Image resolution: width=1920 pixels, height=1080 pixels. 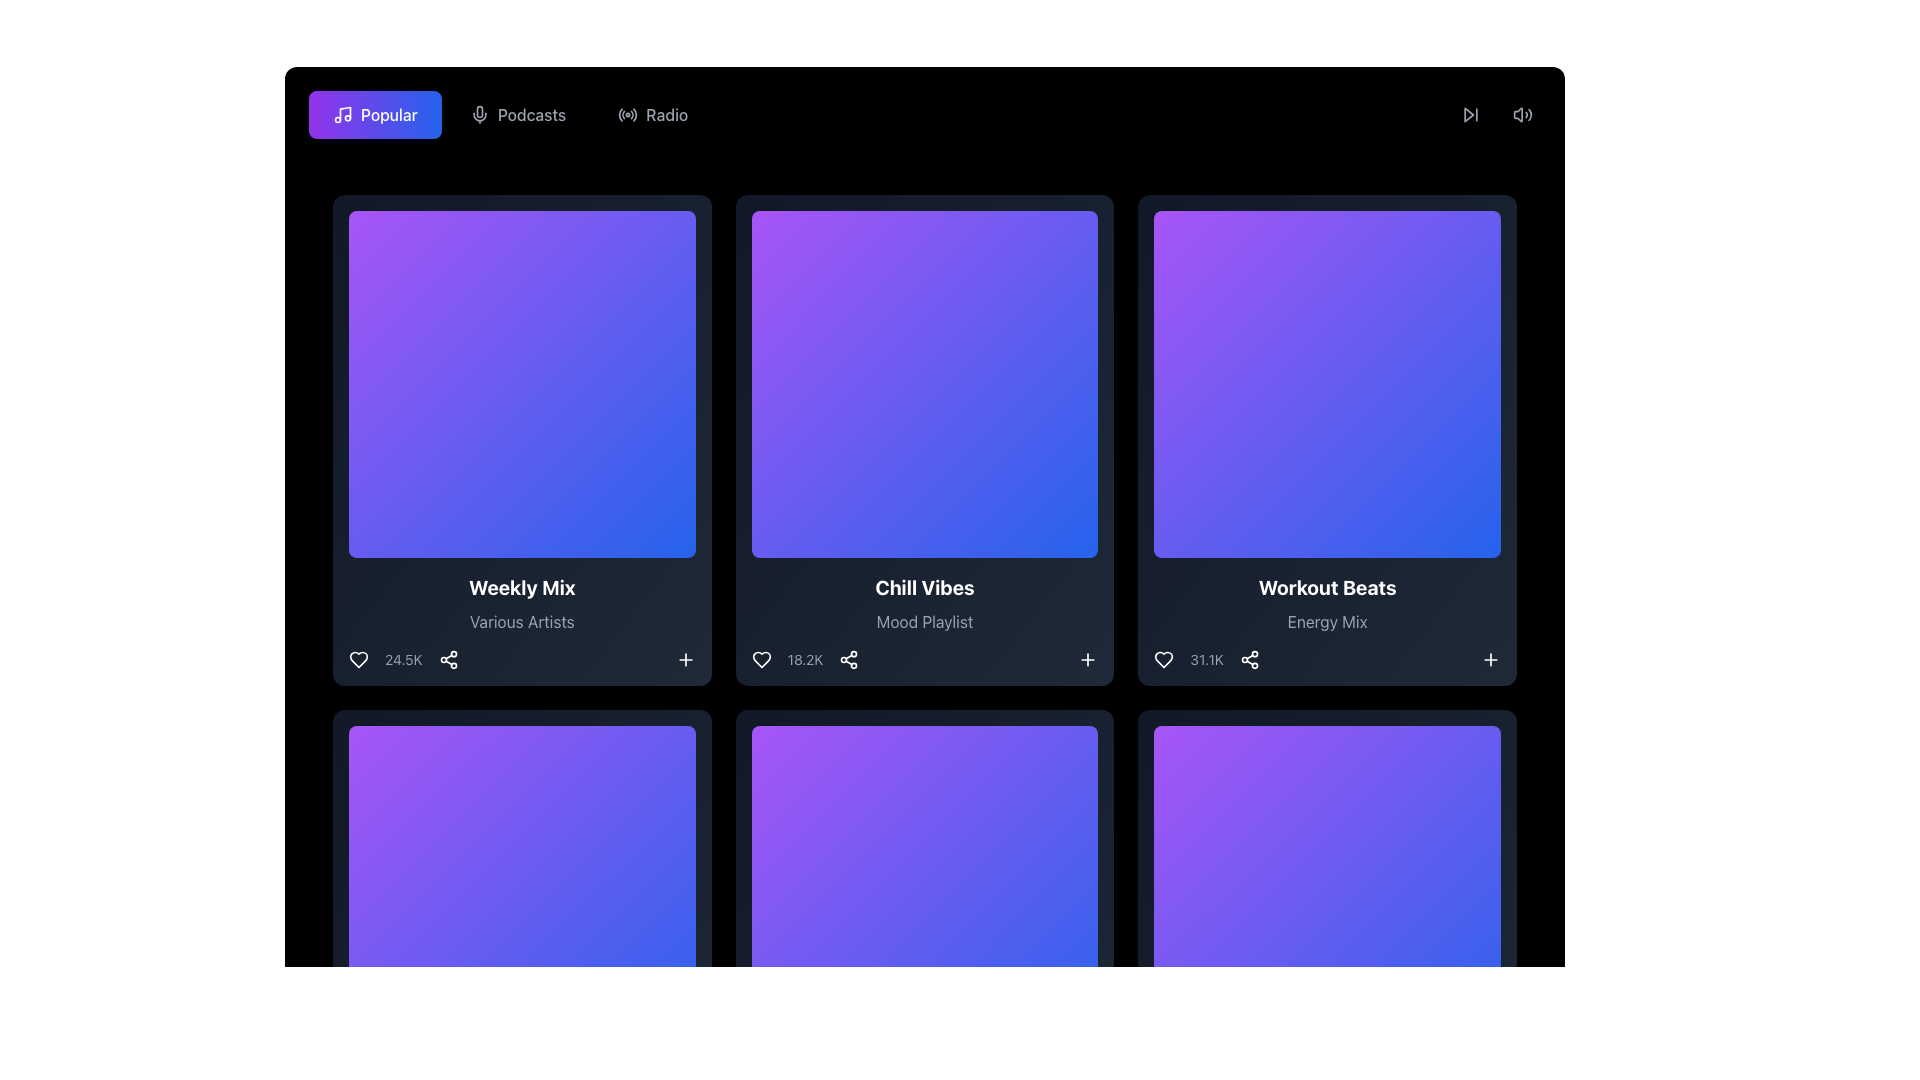 What do you see at coordinates (522, 586) in the screenshot?
I see `the Heading or Title Label positioned at the top-left of the card grid layout, which represents a playlist or collection` at bounding box center [522, 586].